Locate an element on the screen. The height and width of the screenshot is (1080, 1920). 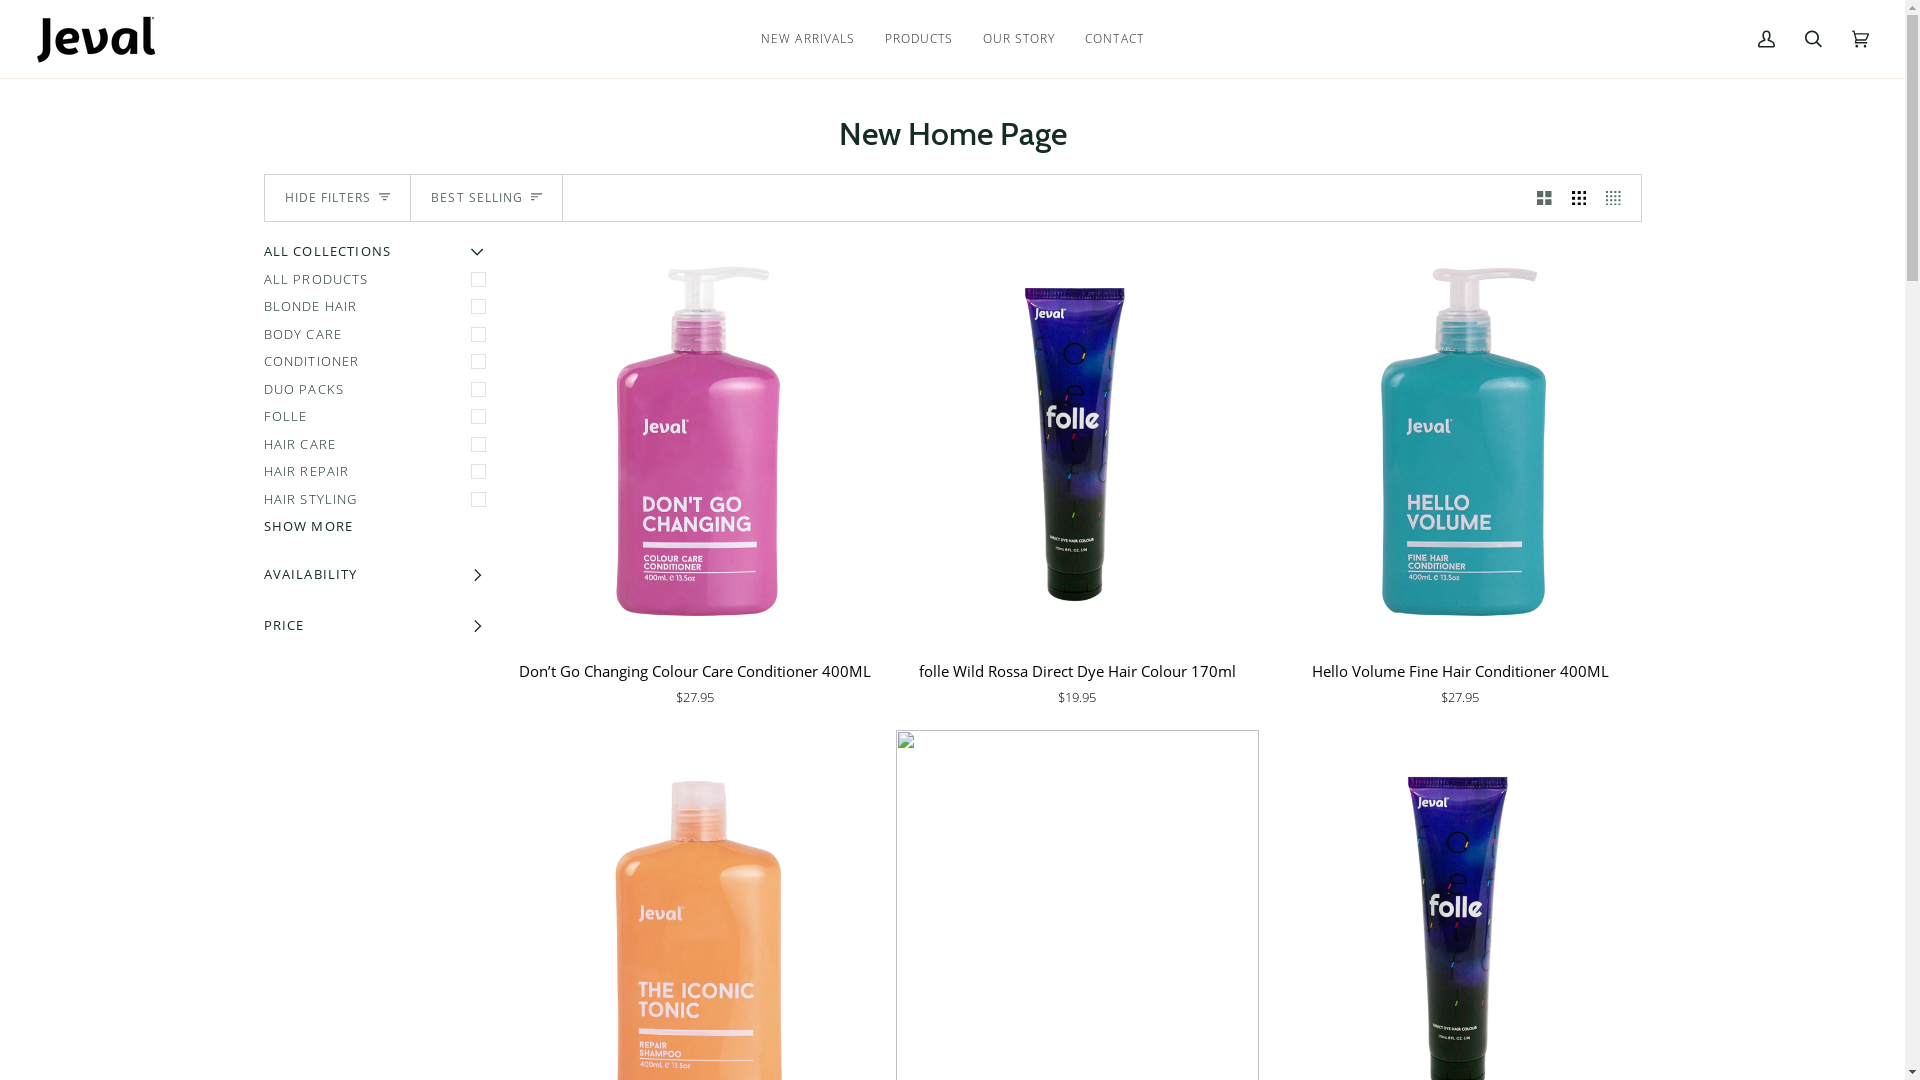
'OUR STORY' is located at coordinates (1018, 38).